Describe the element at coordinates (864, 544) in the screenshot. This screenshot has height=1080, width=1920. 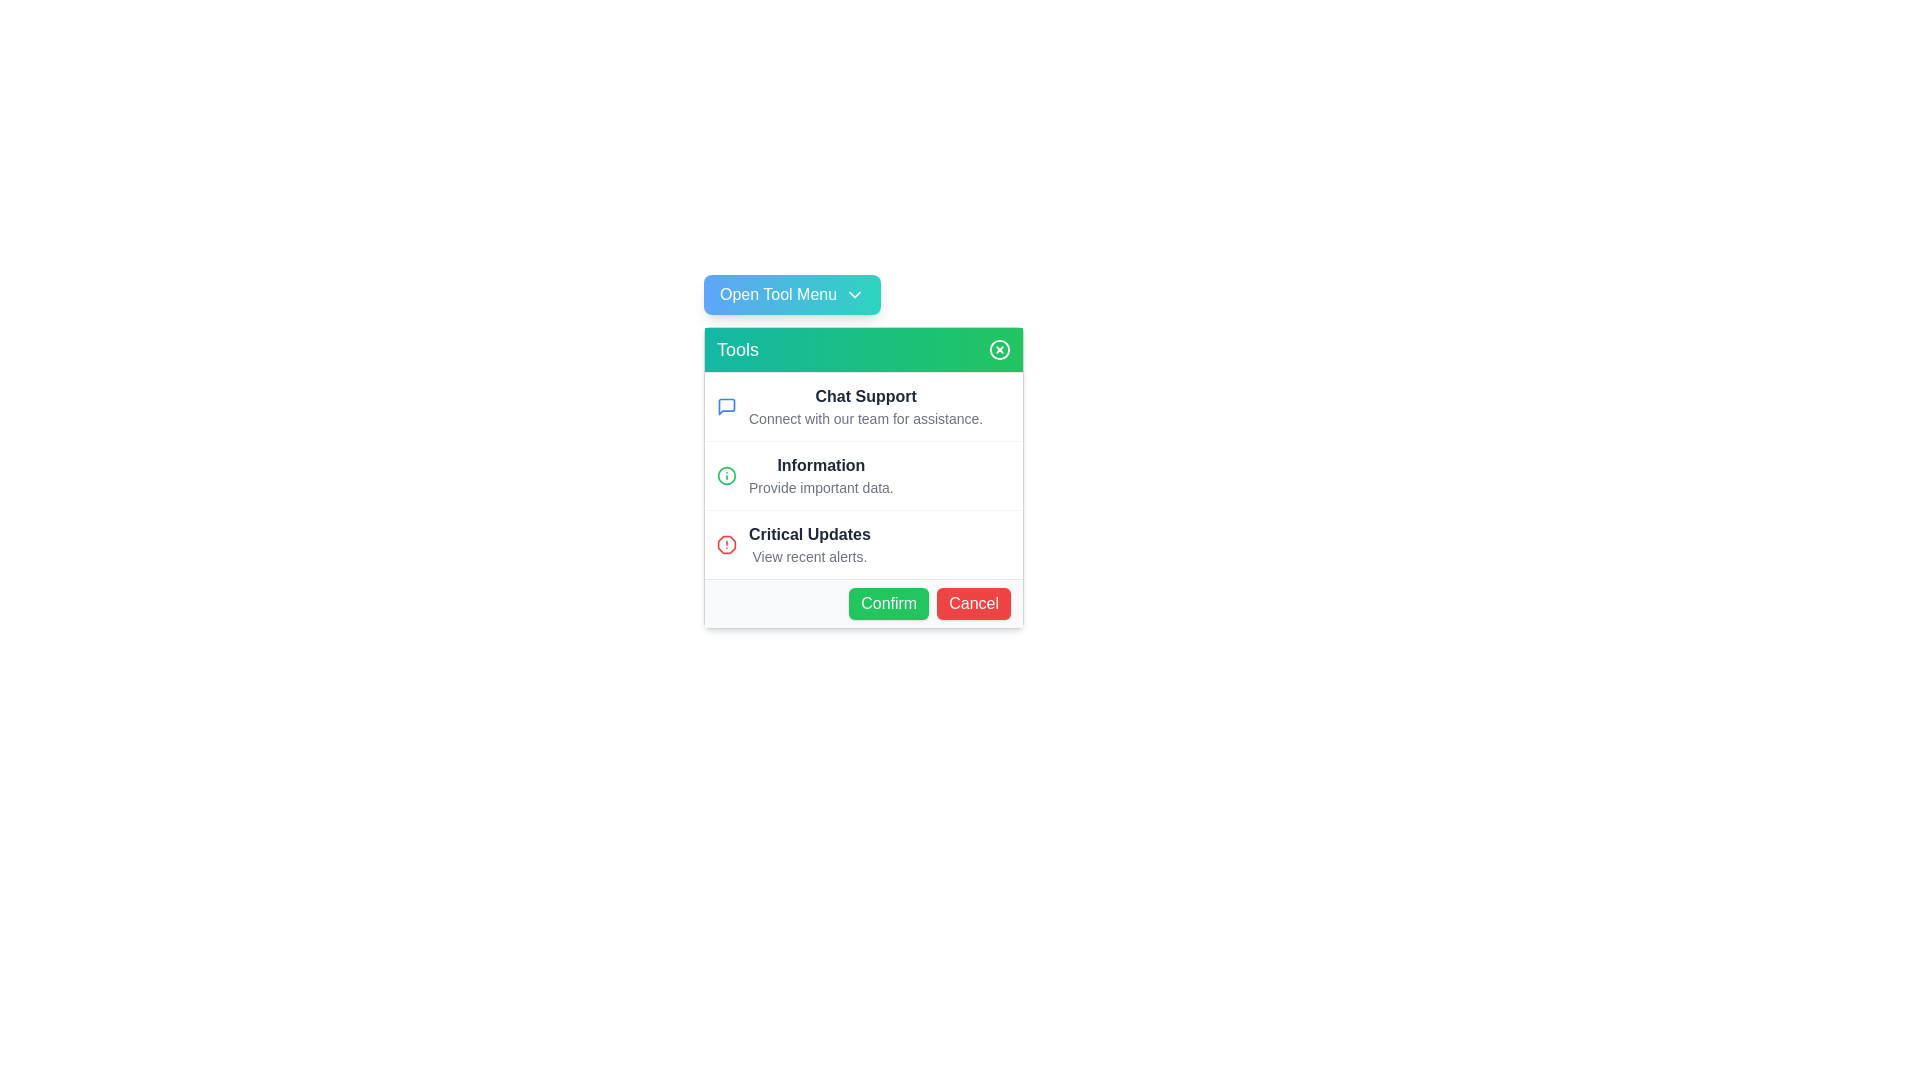
I see `the third row in the vertical list marked with an icon` at that location.